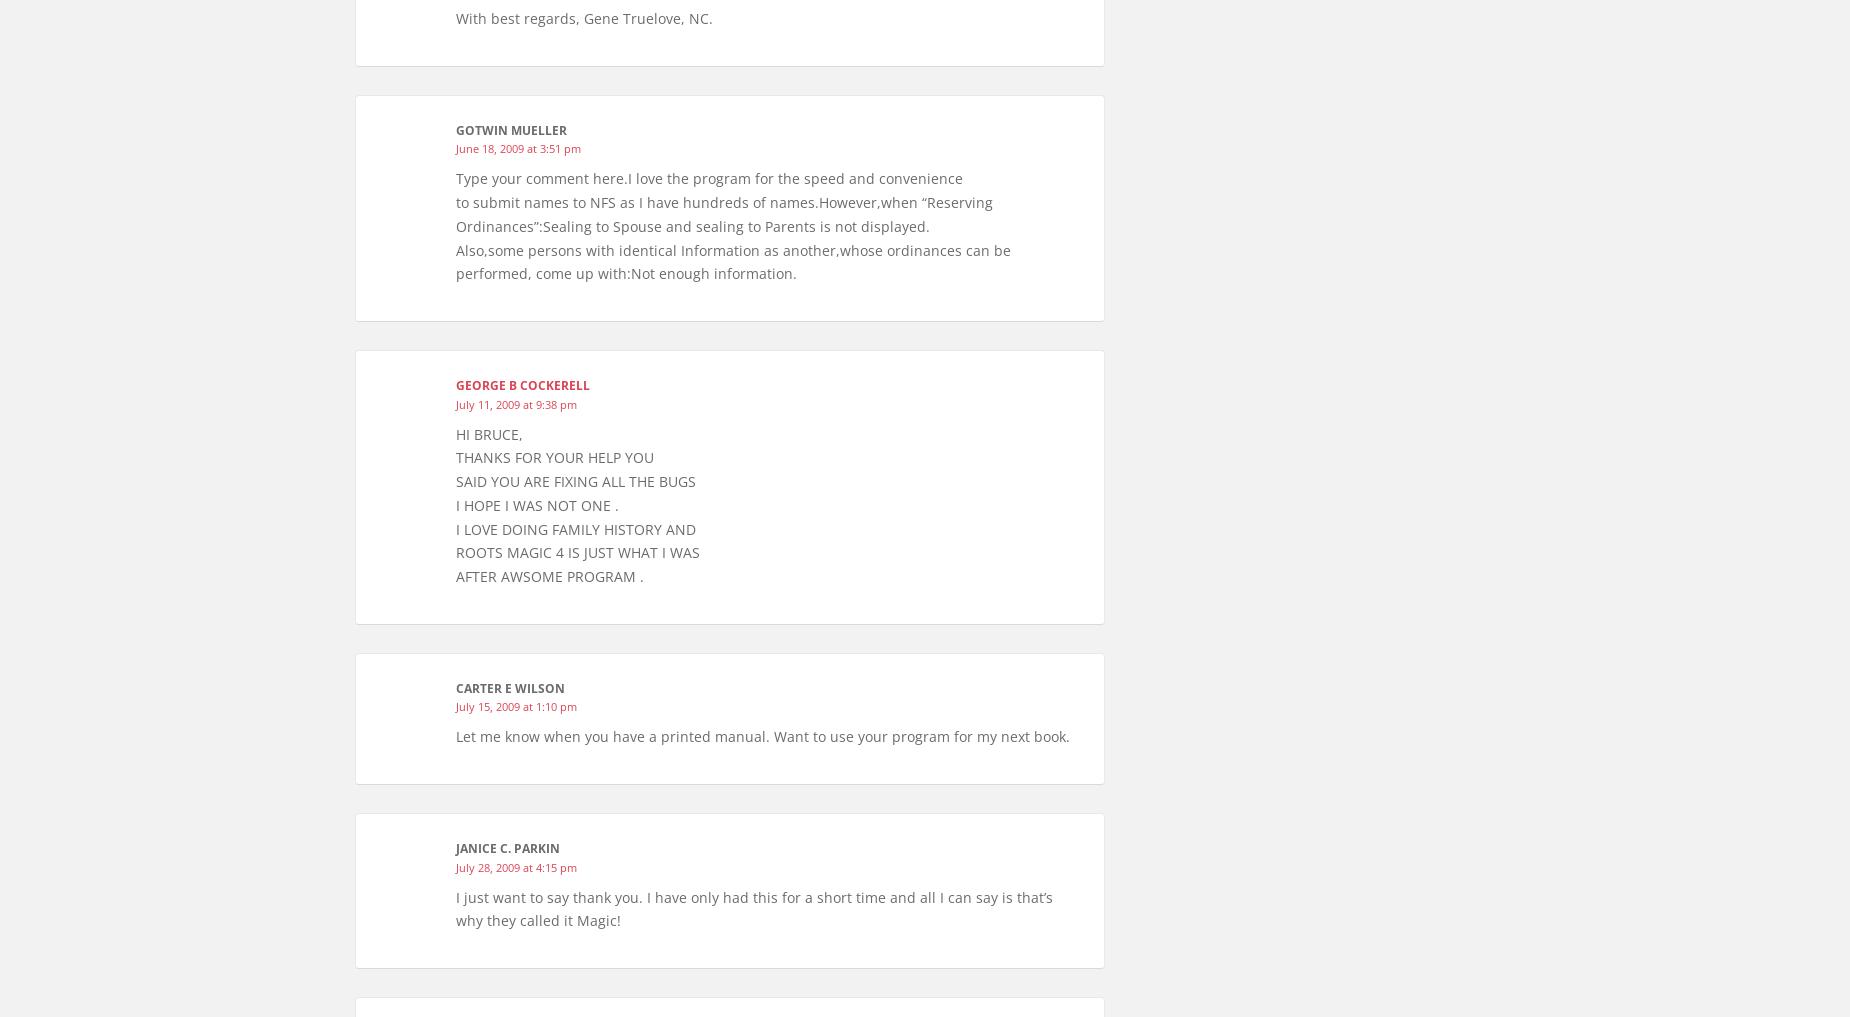  Describe the element at coordinates (754, 907) in the screenshot. I see `'I just want to say thank you.  I have only had this for a short time and all I can say is that’s why they called it Magic!'` at that location.